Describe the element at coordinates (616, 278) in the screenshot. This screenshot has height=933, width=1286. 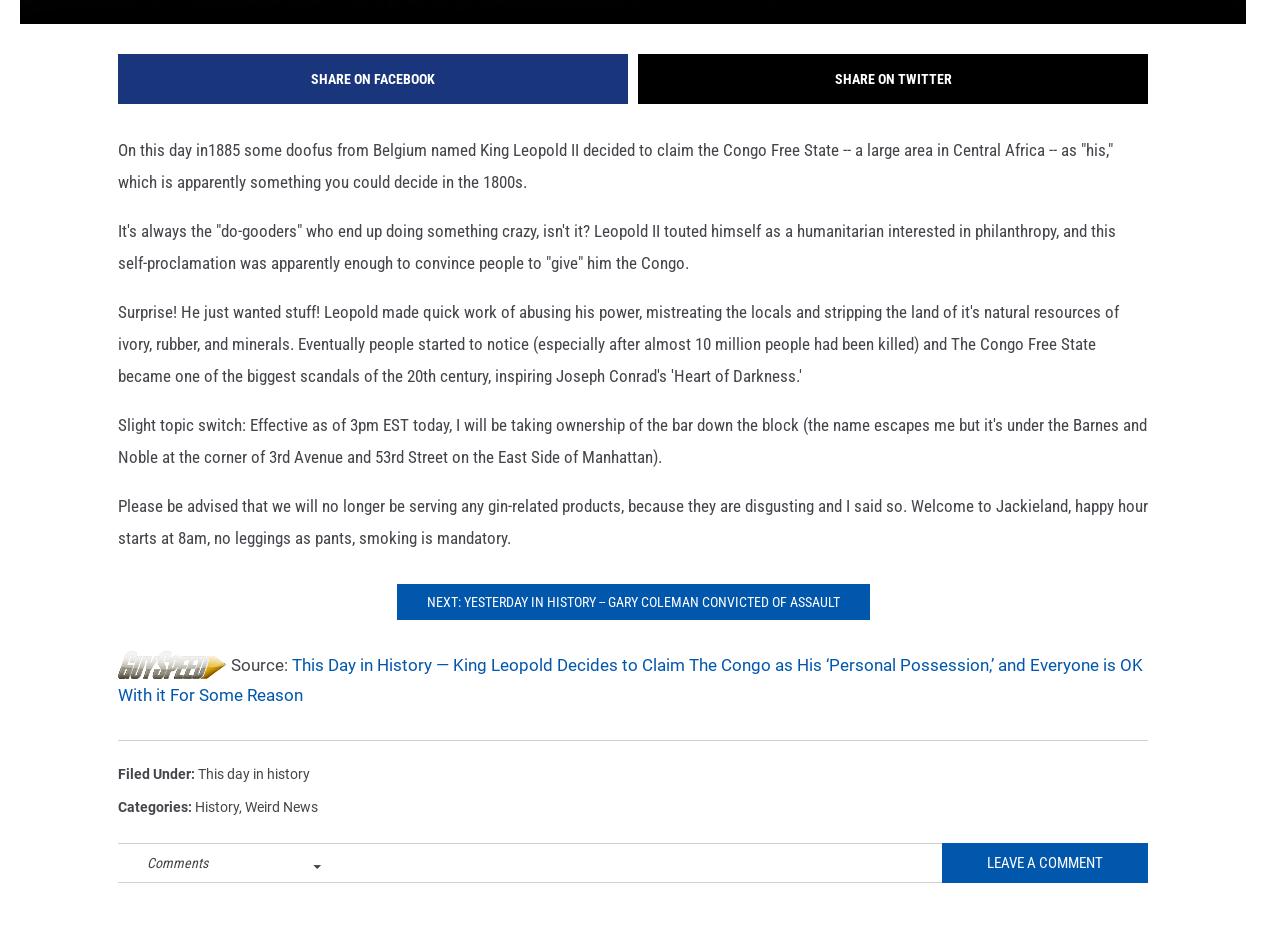
I see `'It's always the "do-gooders" who end up doing something crazy, isn't it? Leopold II touted himself as a humanitarian interested in philanthropy, and this self-proclamation was apparently enough to convince people to "give" him the Congo.'` at that location.